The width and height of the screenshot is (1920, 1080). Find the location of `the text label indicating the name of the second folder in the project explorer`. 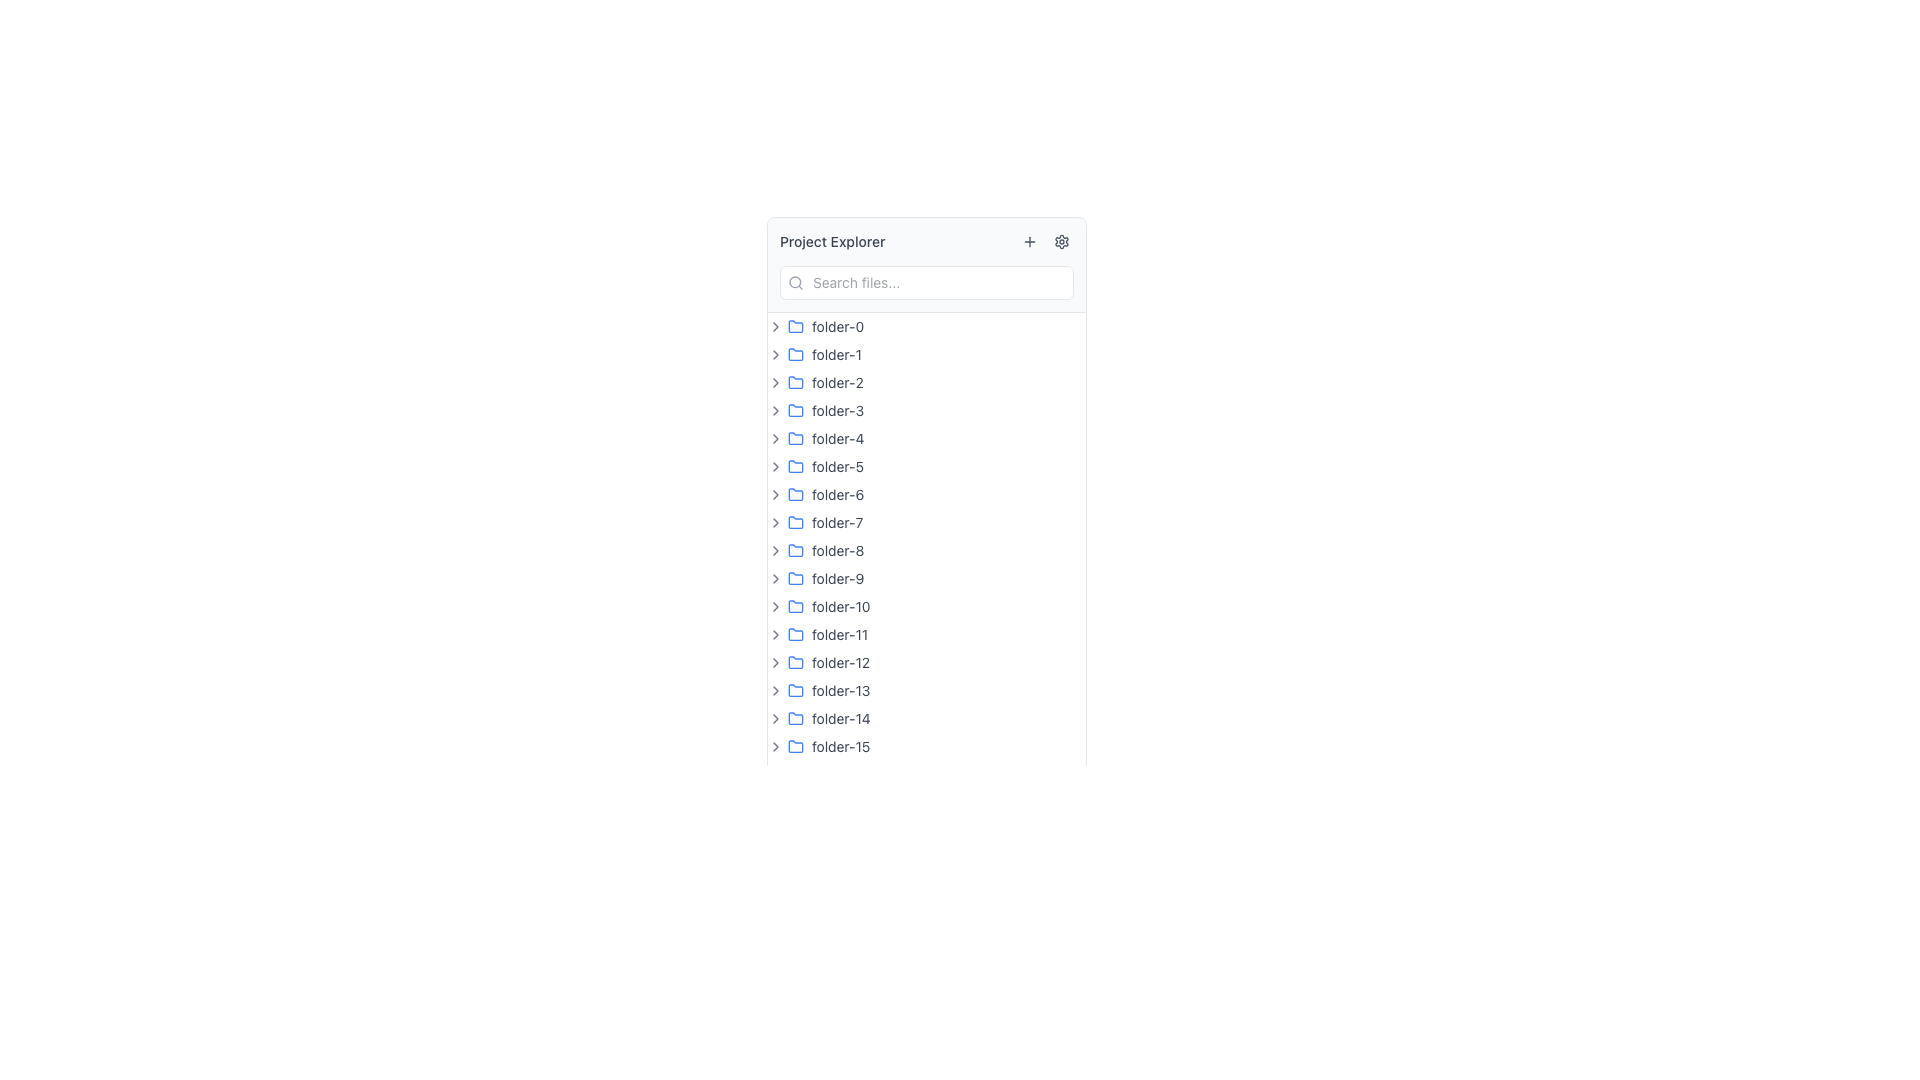

the text label indicating the name of the second folder in the project explorer is located at coordinates (836, 353).